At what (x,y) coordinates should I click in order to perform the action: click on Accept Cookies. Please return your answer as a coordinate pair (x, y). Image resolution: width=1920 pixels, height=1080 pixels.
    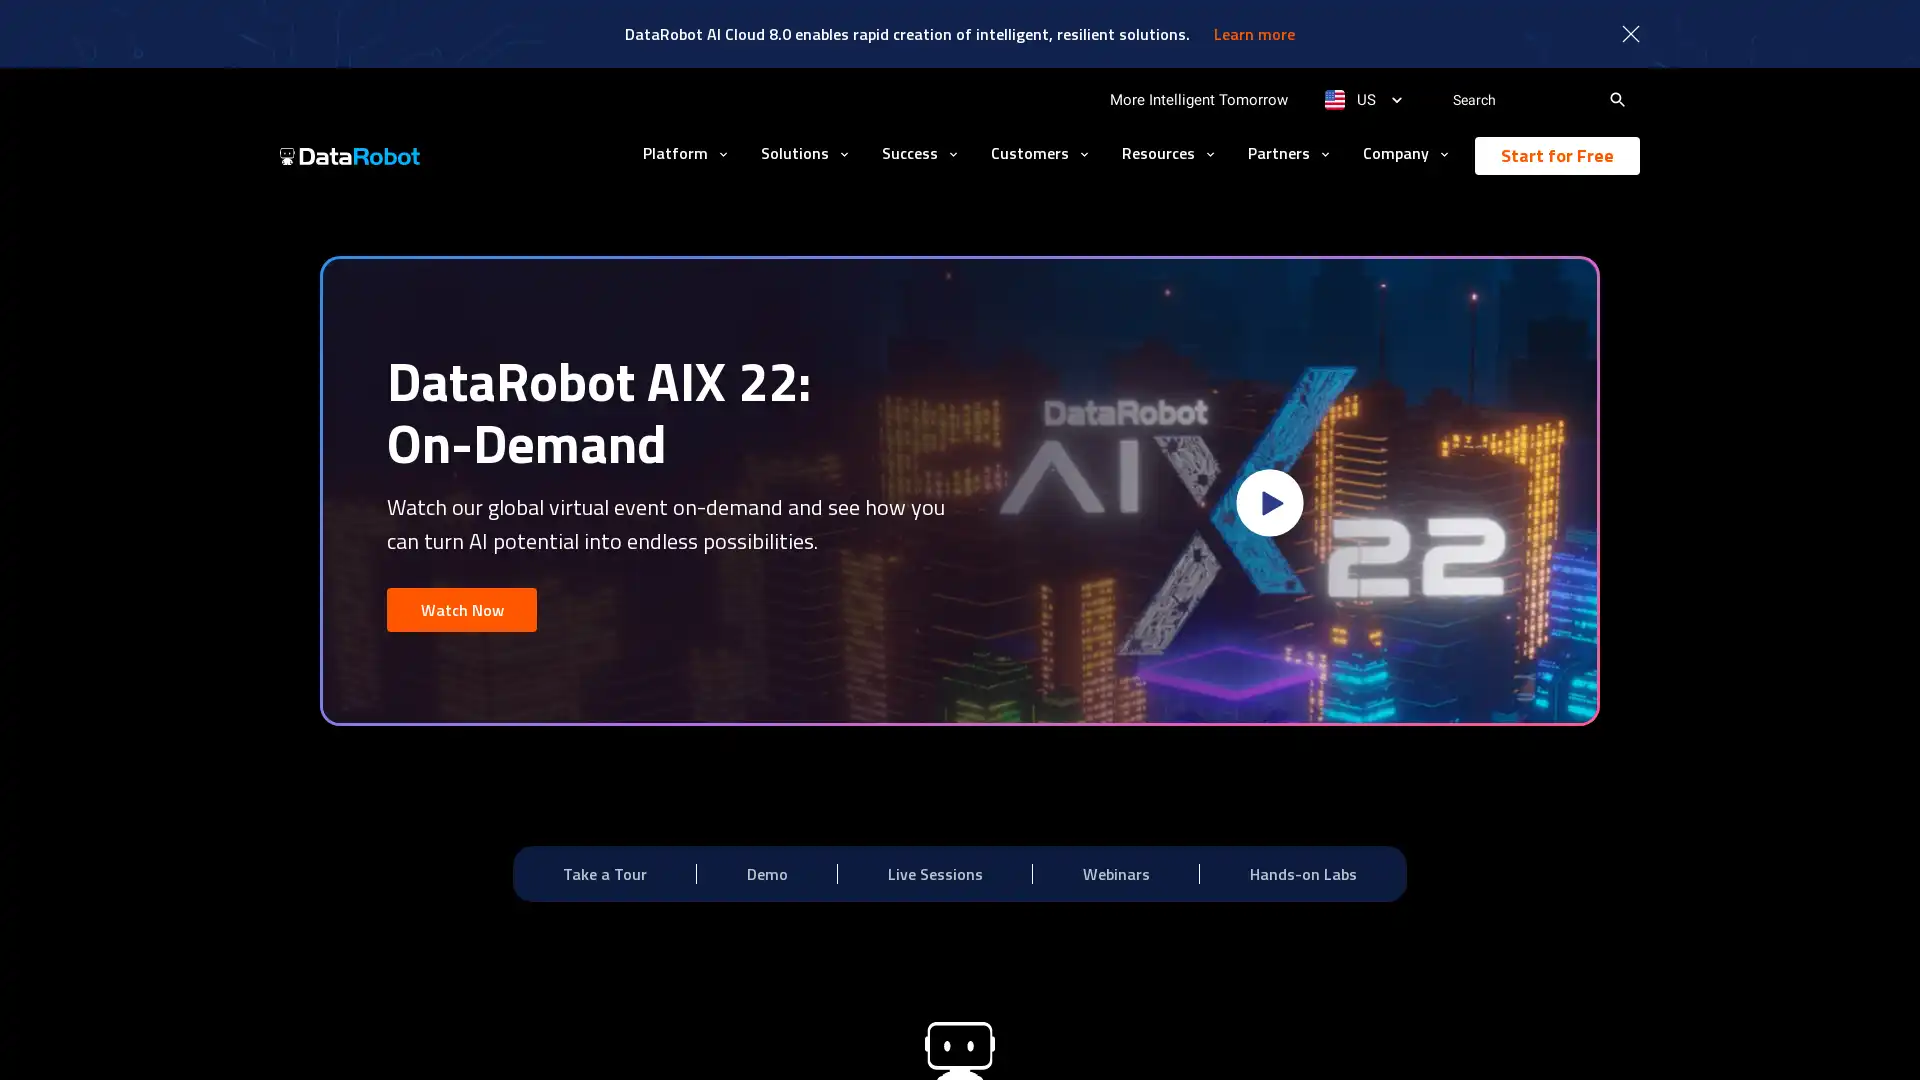
    Looking at the image, I should click on (1417, 1036).